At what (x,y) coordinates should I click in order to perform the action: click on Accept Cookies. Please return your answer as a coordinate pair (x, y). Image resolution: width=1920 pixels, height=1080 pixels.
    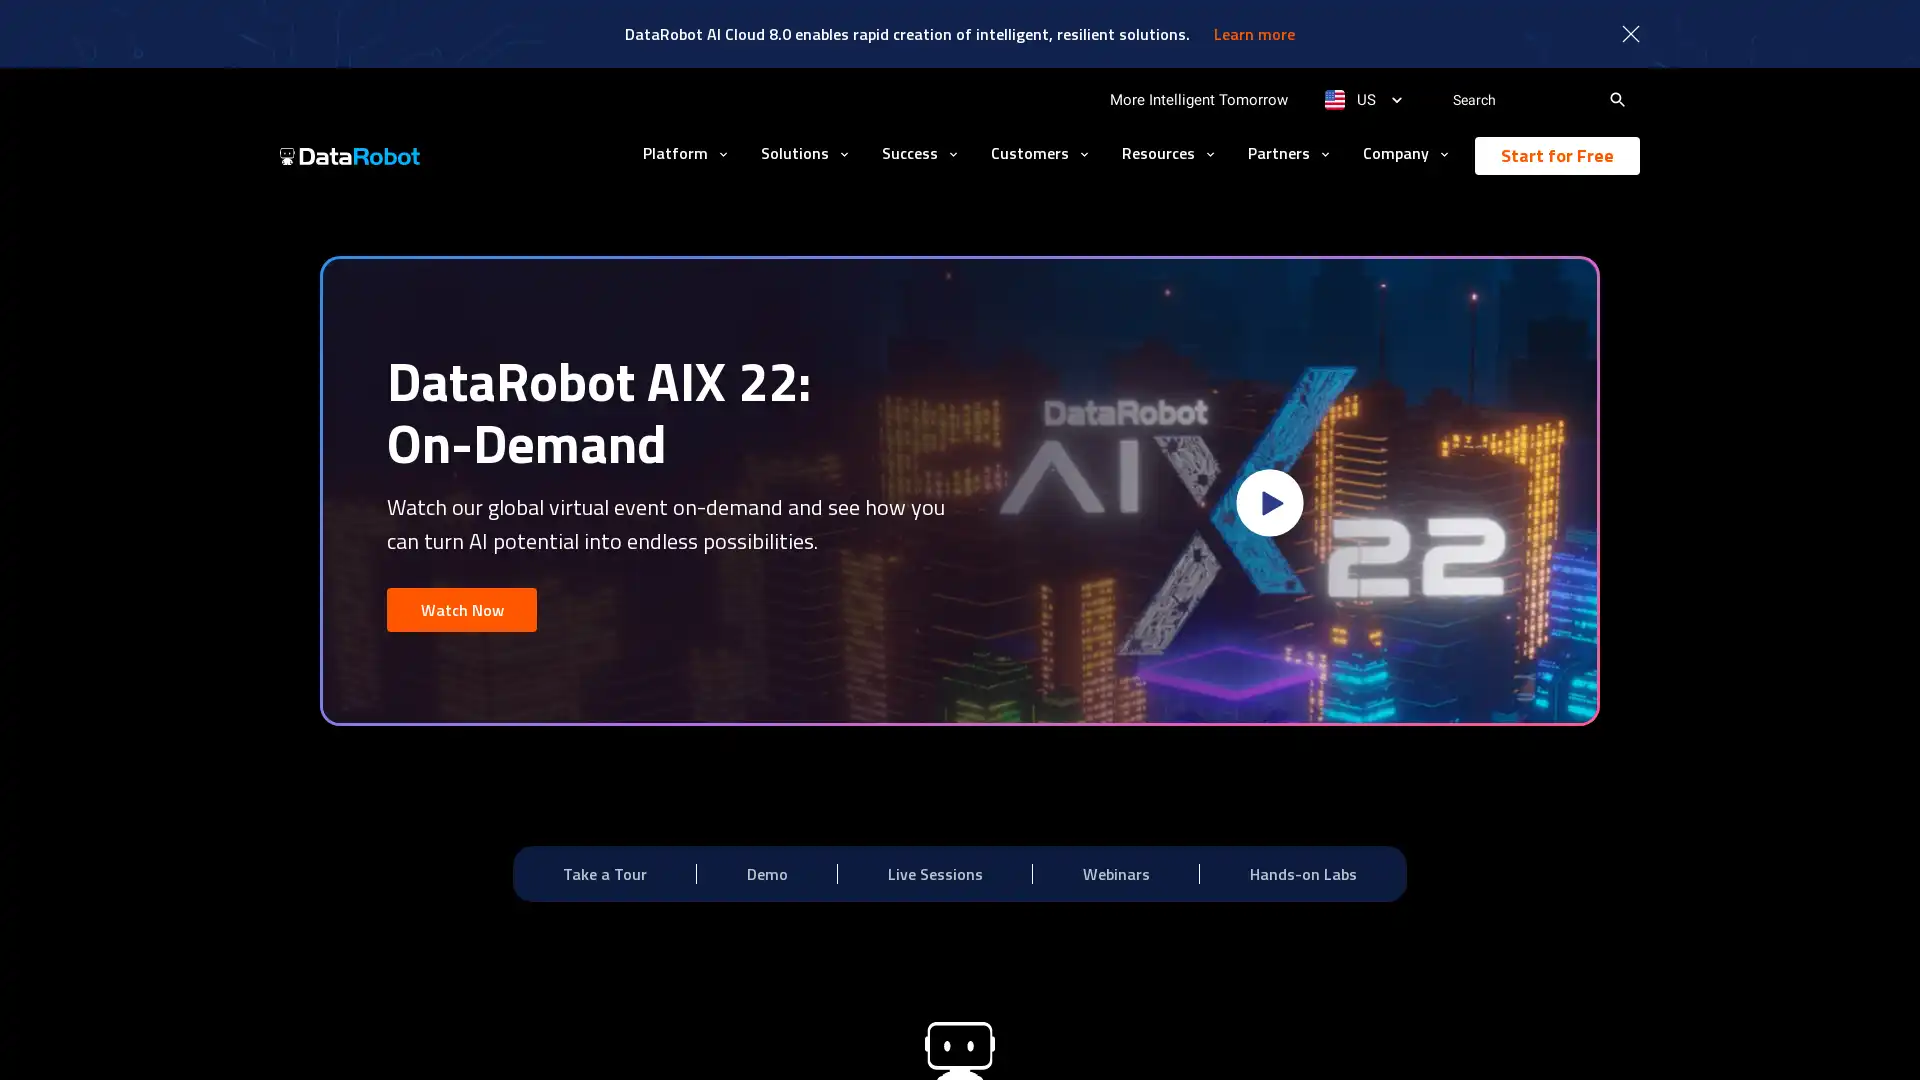
    Looking at the image, I should click on (1417, 1036).